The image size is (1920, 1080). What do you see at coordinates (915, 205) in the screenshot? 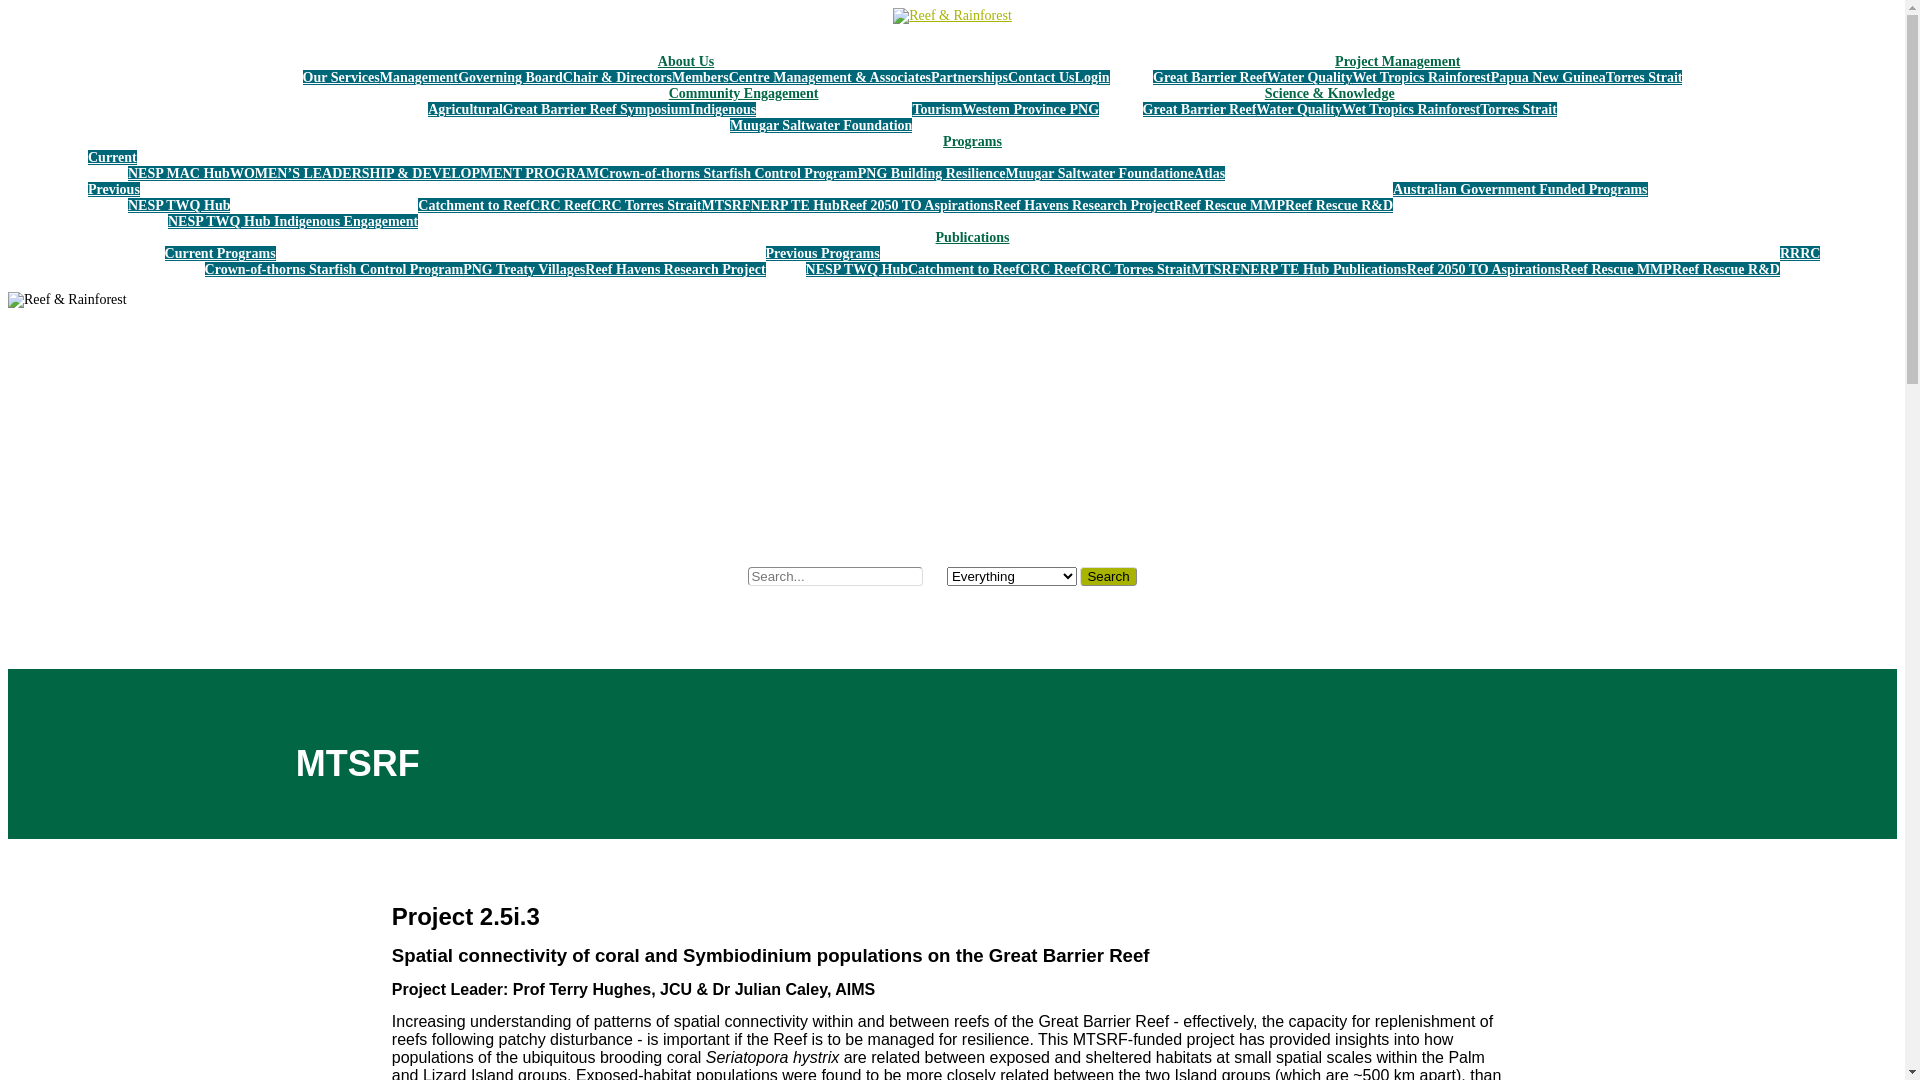
I see `'Reef 2050 TO Aspirations'` at bounding box center [915, 205].